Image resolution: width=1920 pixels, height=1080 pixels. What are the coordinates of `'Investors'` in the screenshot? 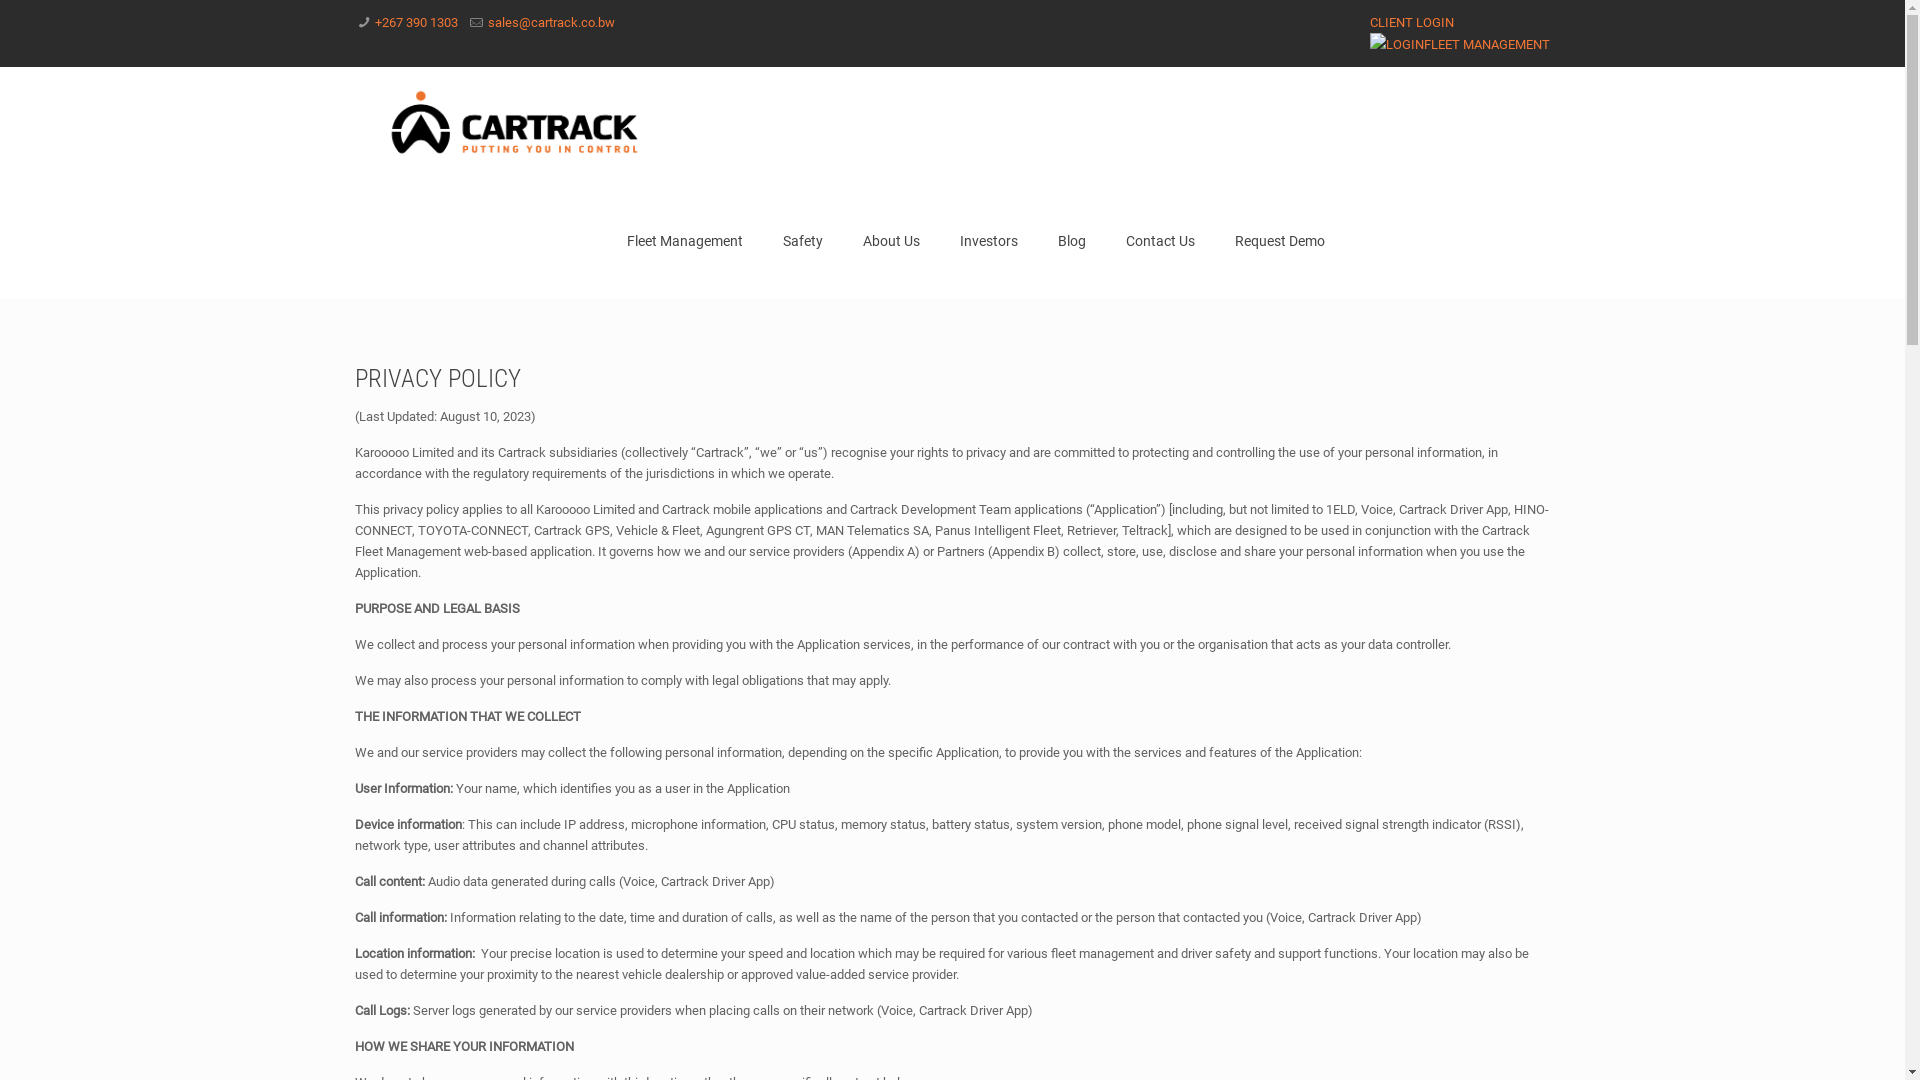 It's located at (988, 239).